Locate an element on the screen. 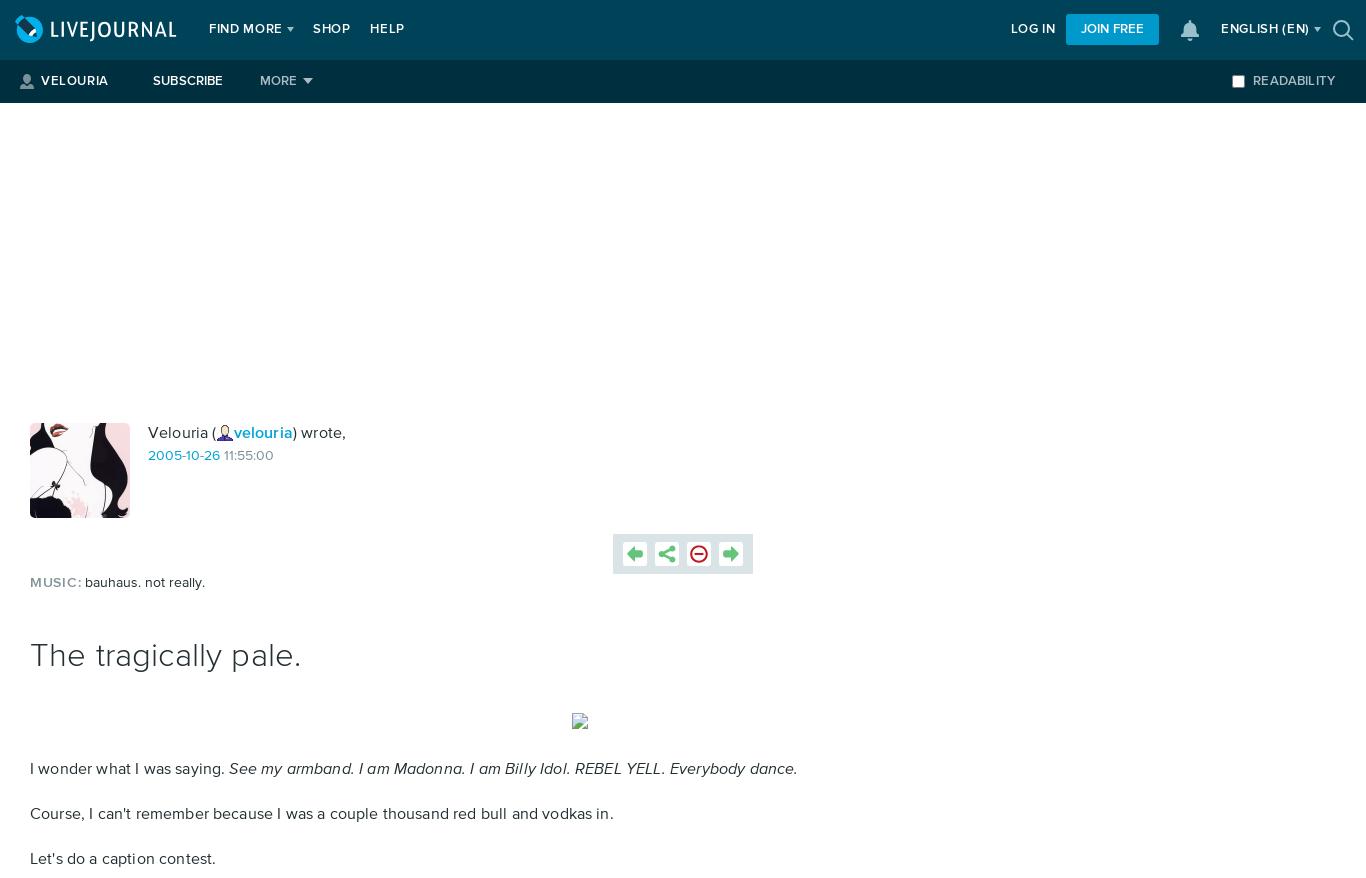 This screenshot has height=878, width=1366. 'Shop' is located at coordinates (311, 28).